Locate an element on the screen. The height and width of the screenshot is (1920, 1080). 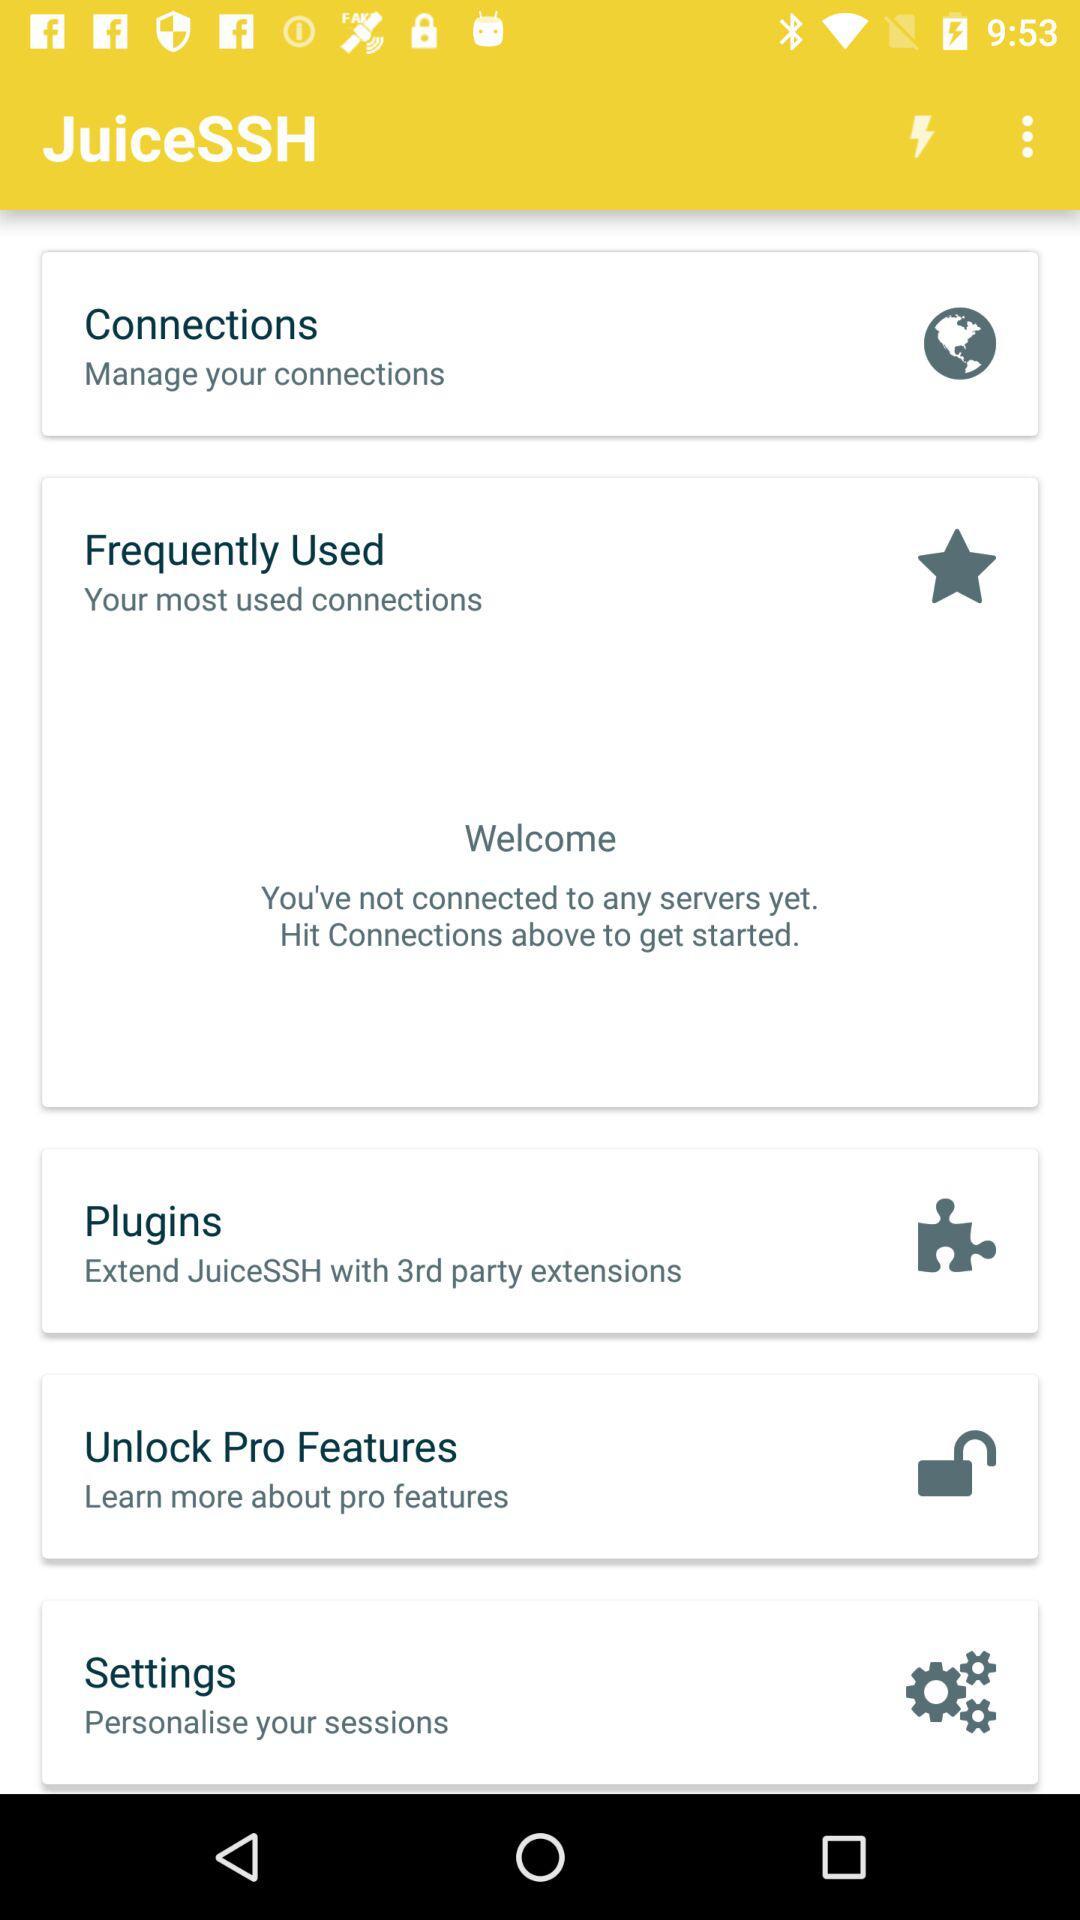
icon next to the settings item is located at coordinates (950, 1690).